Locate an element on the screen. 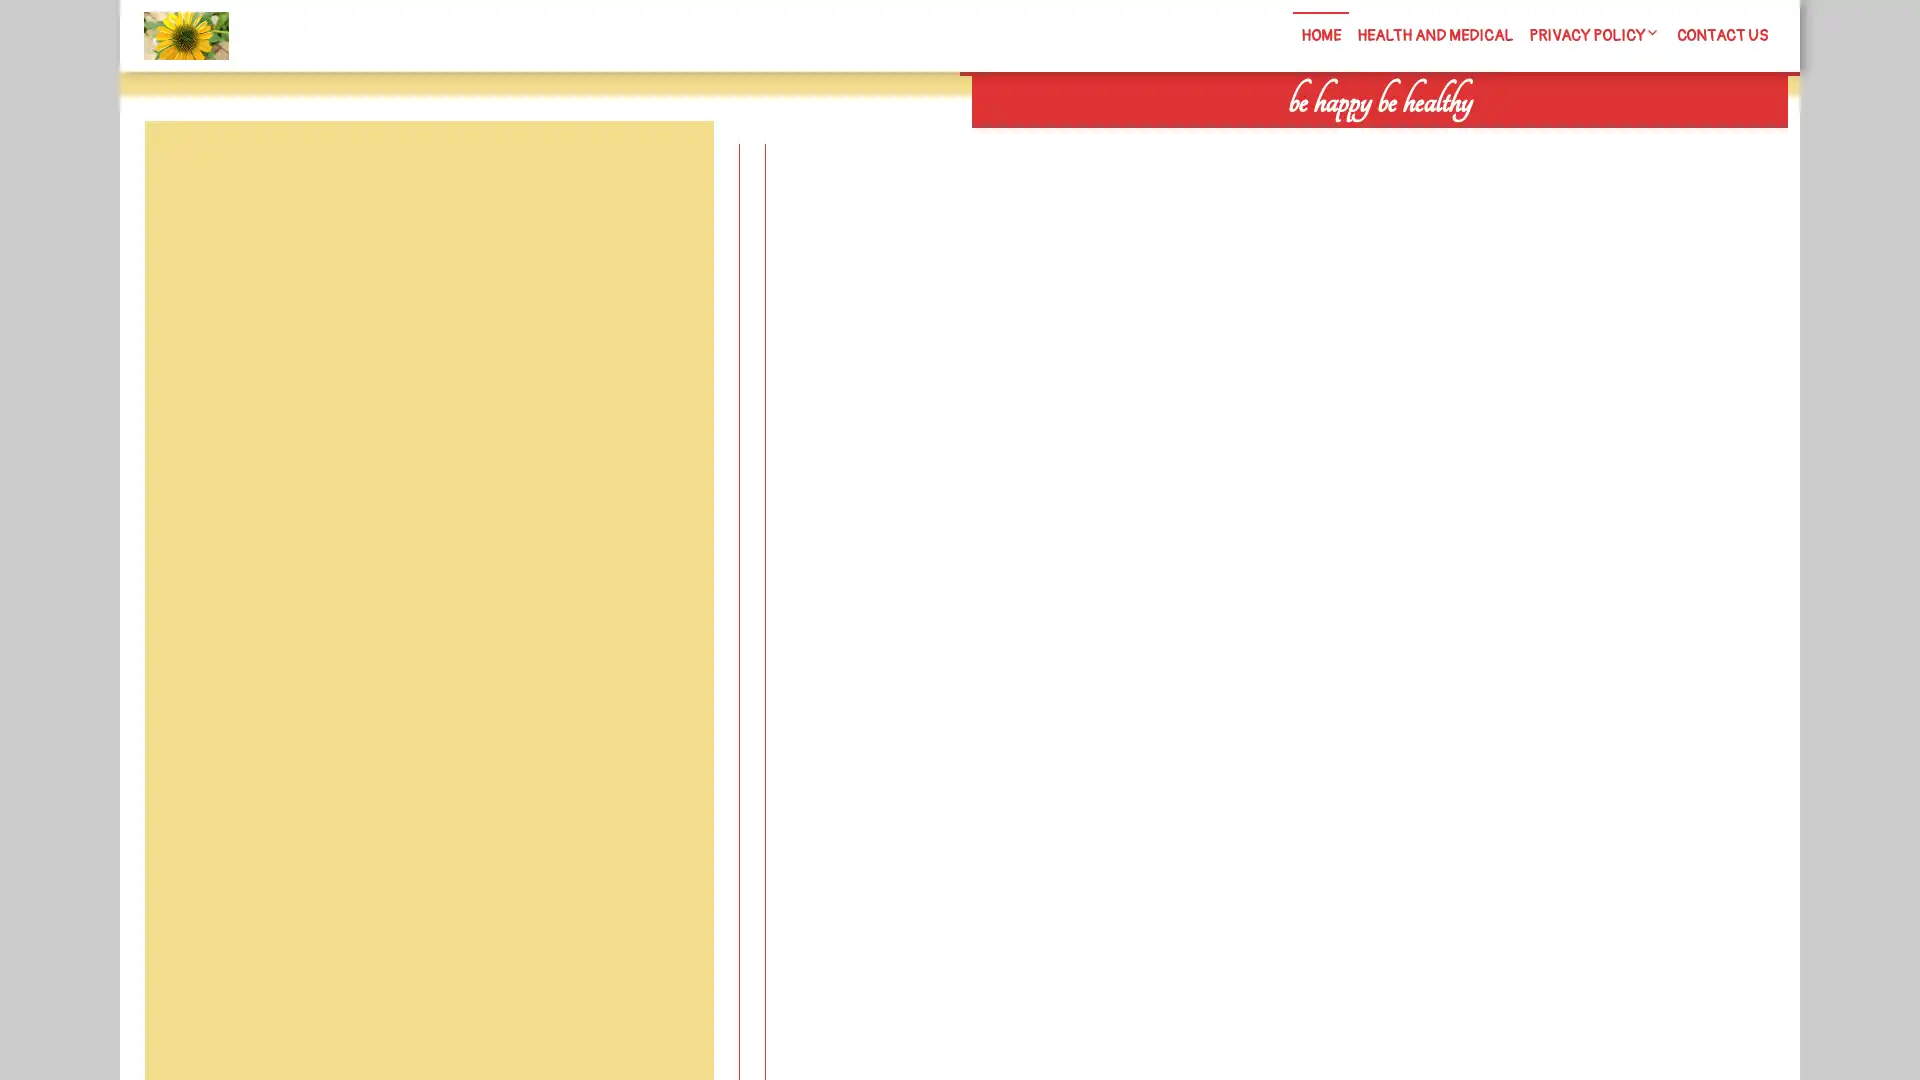 Image resolution: width=1920 pixels, height=1080 pixels. Search is located at coordinates (667, 168).